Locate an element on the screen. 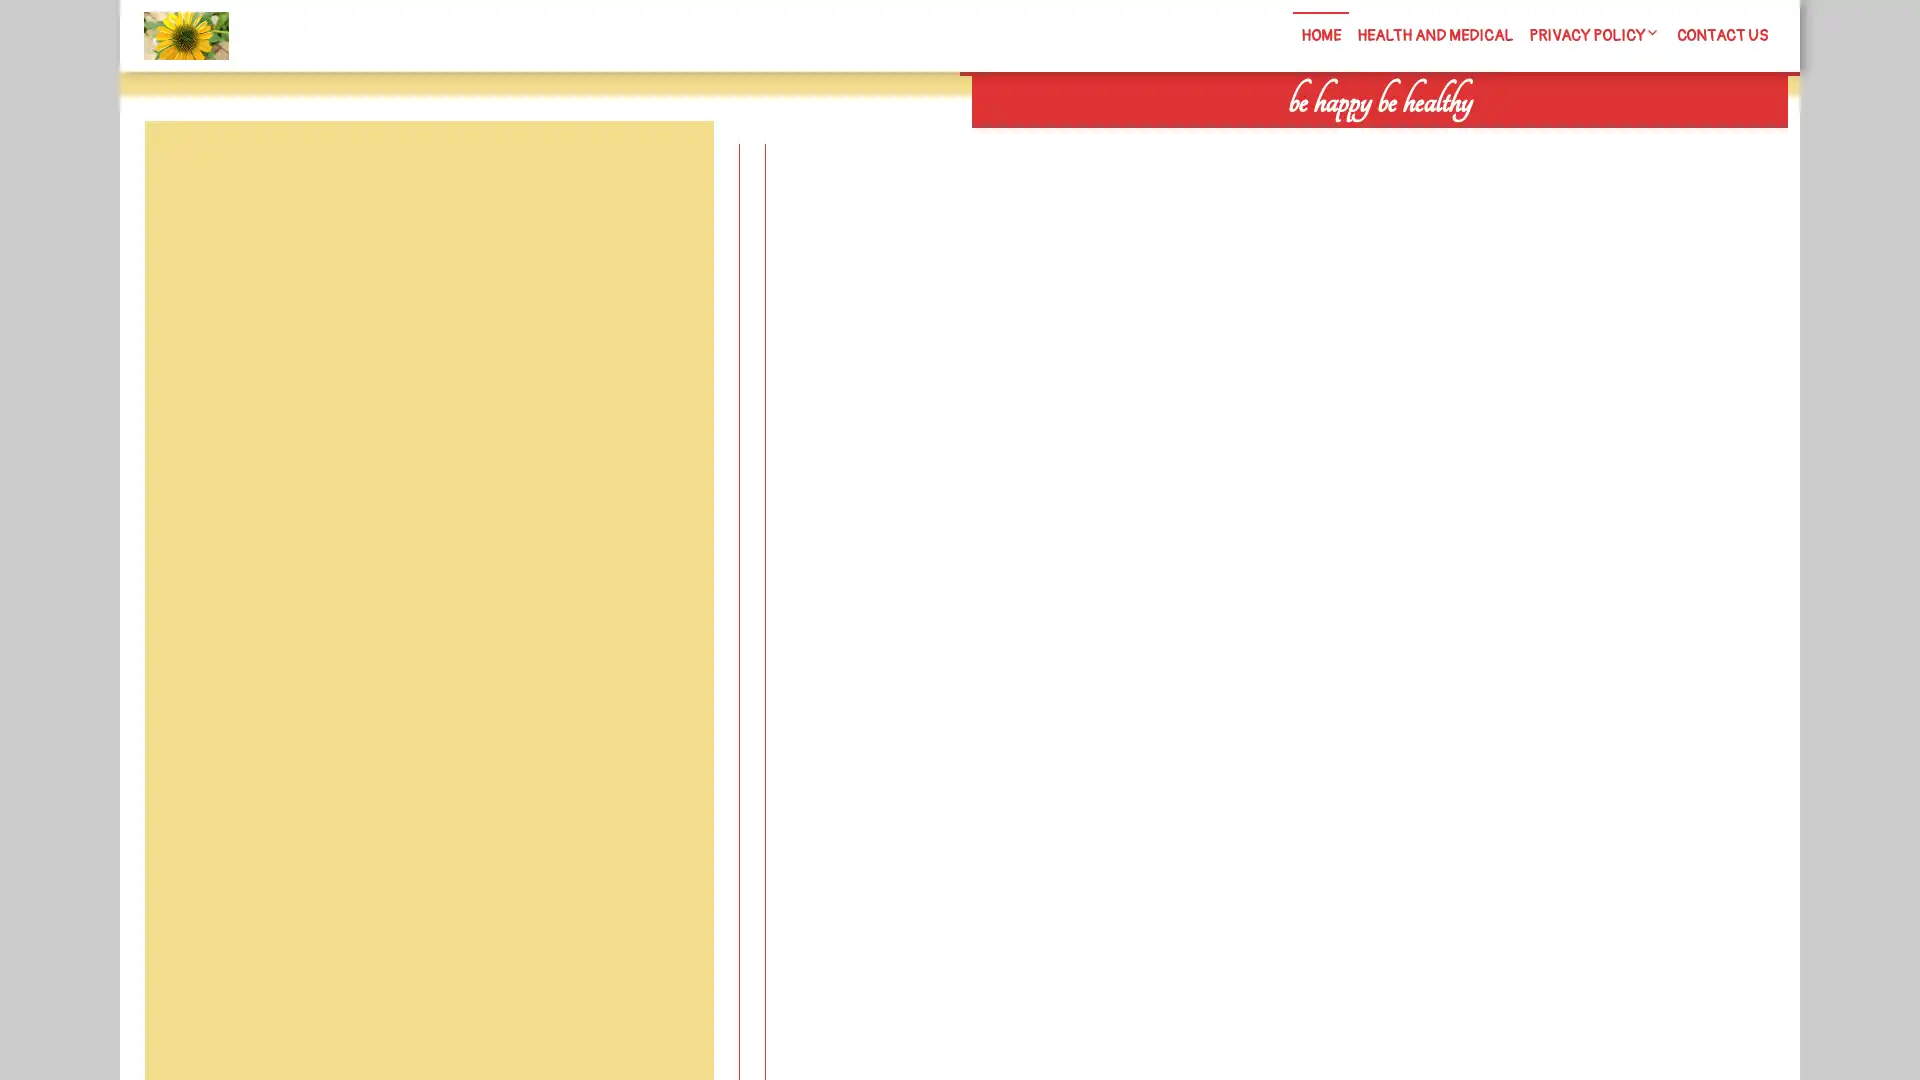 Image resolution: width=1920 pixels, height=1080 pixels. Search is located at coordinates (667, 168).